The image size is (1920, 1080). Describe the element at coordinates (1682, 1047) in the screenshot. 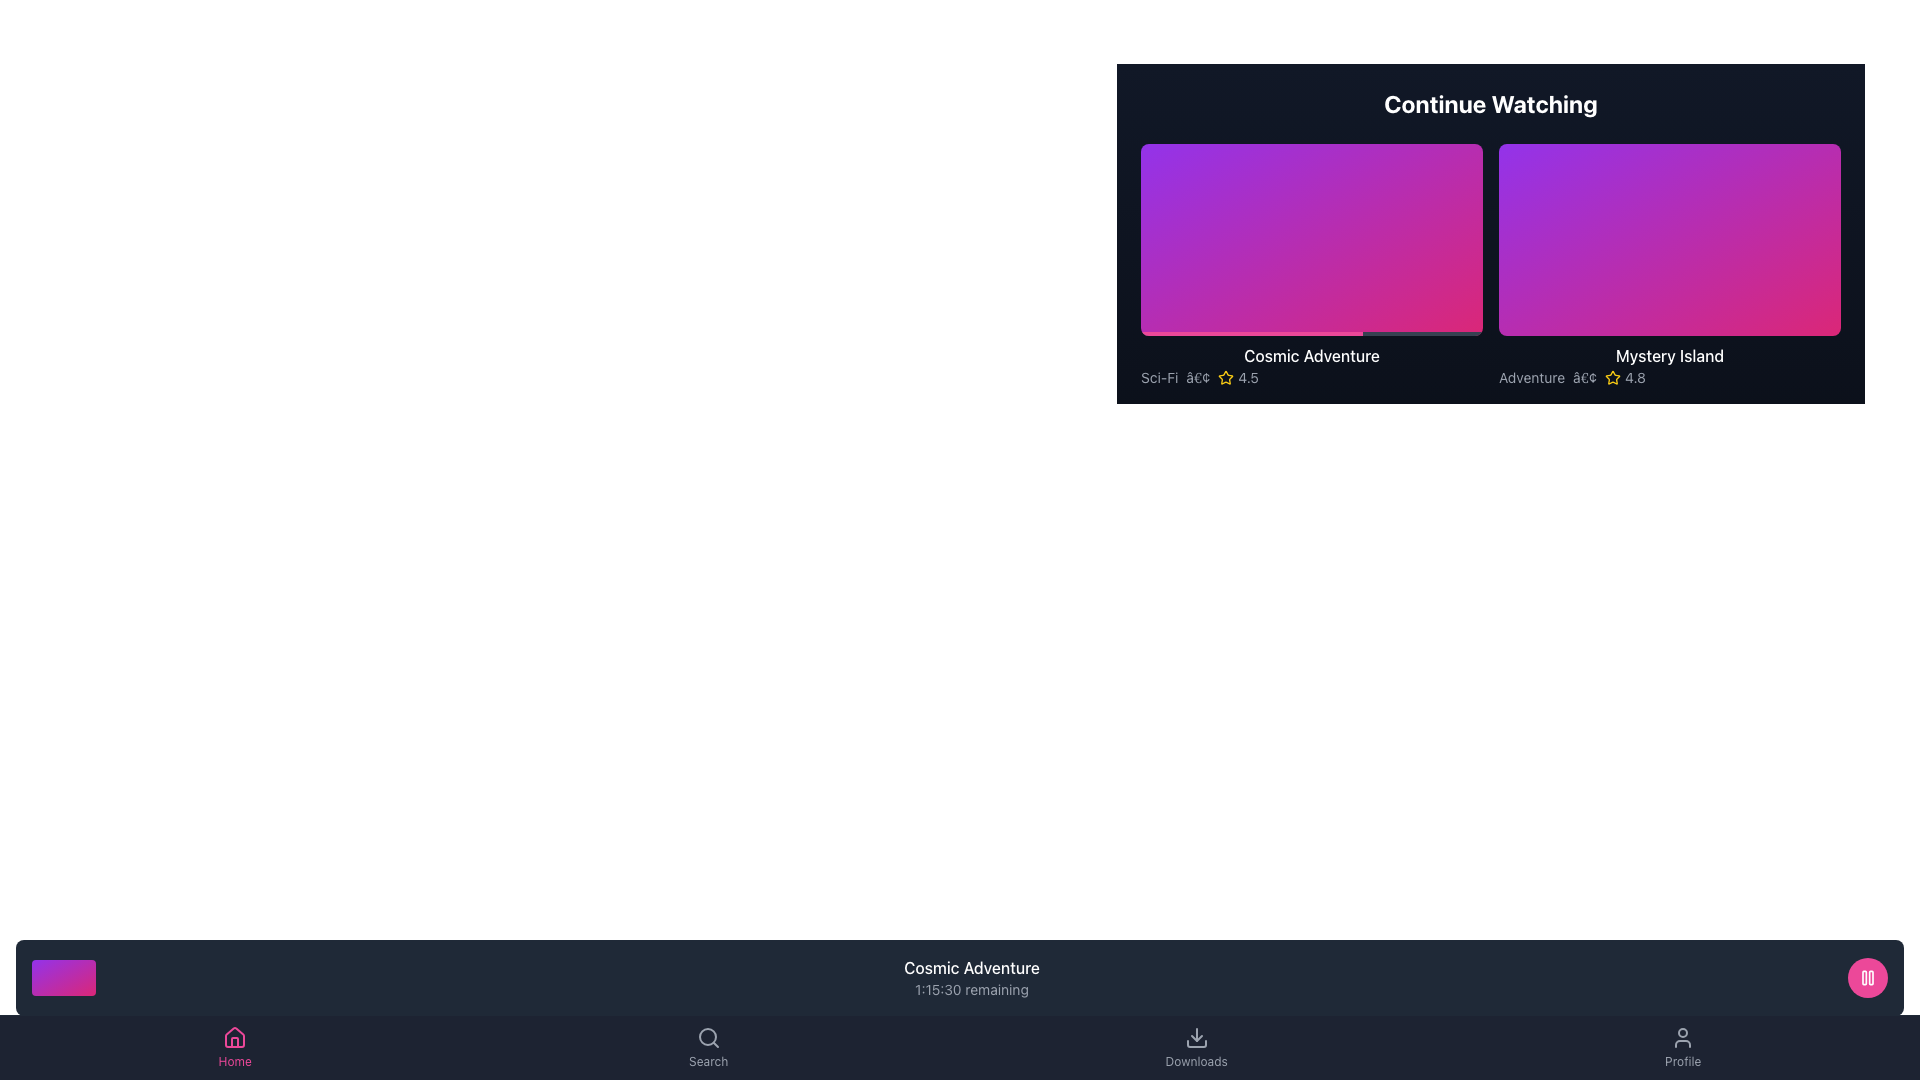

I see `the button with a user silhouette icon and 'Profile' label located in the bottom navigation bar on the far-right side` at that location.